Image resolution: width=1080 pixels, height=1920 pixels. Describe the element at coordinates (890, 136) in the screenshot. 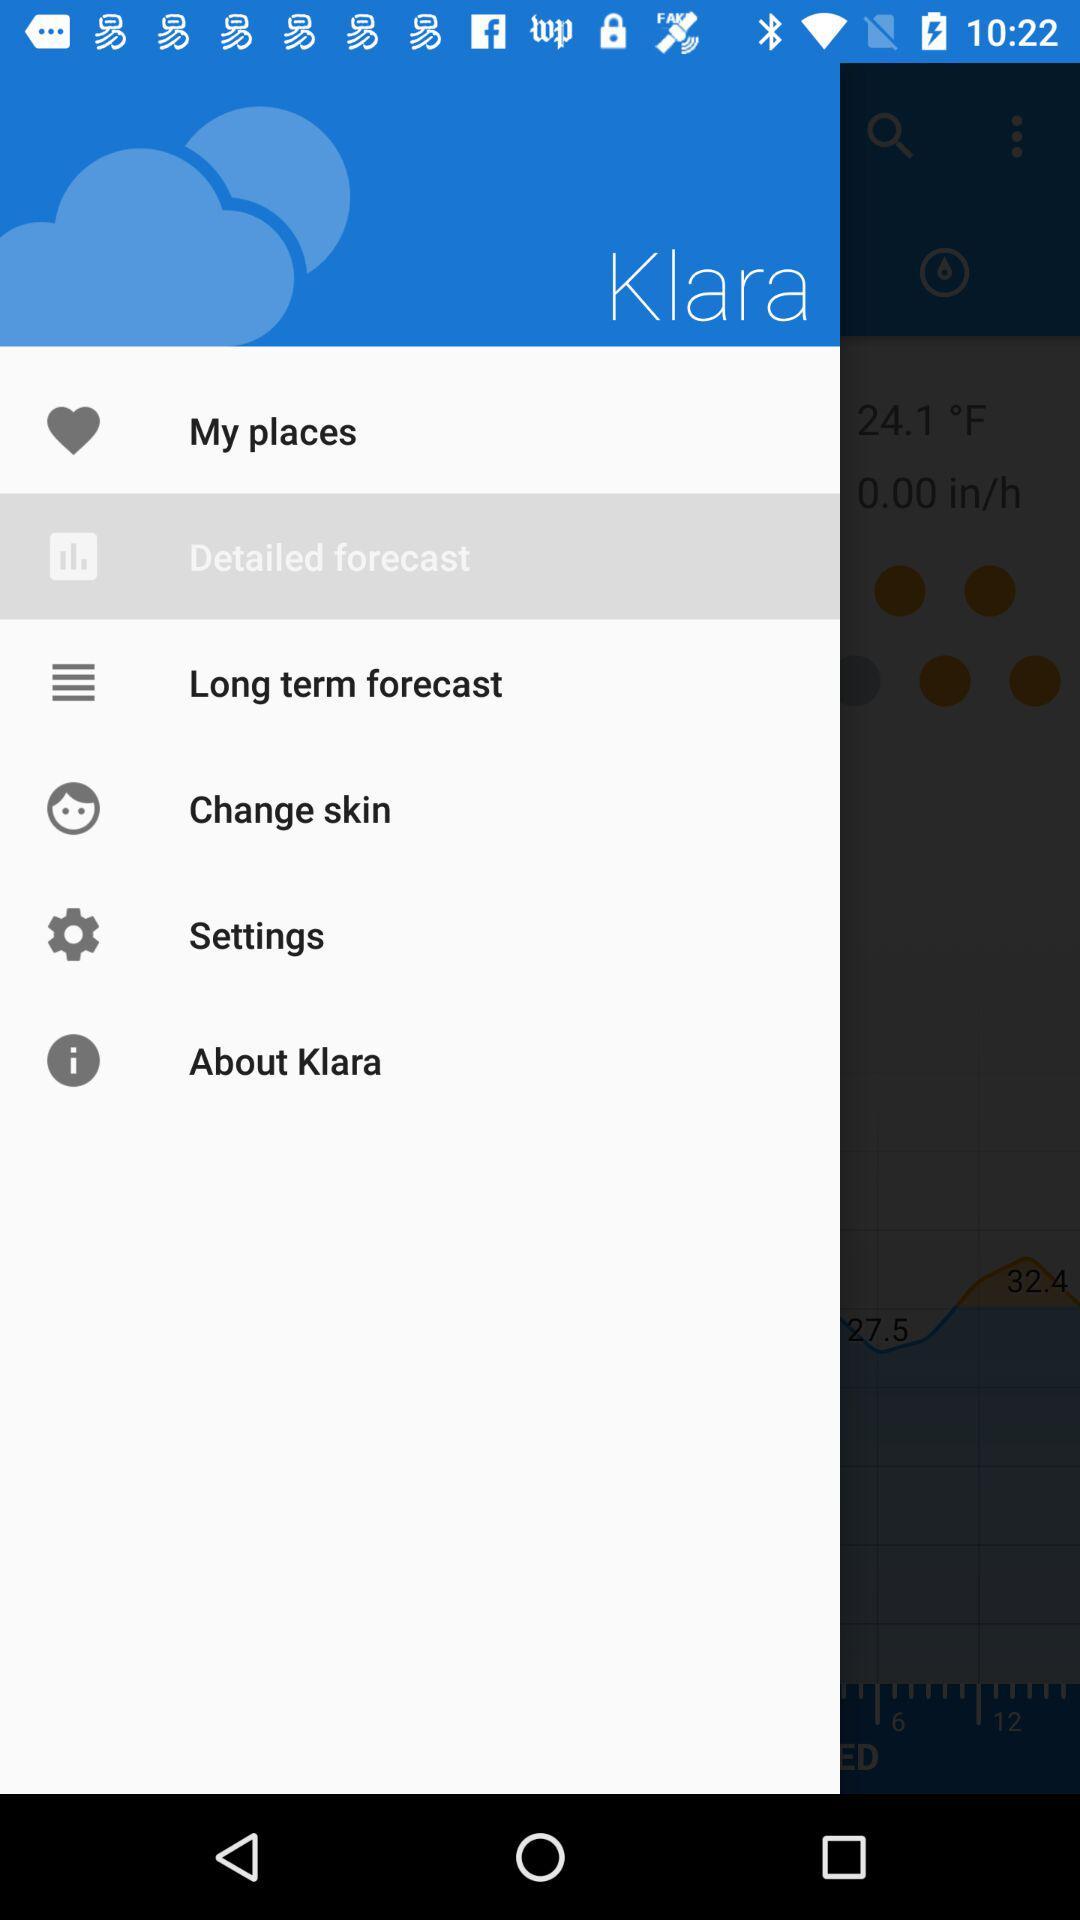

I see `the search icon which is before the menu icon on the top right corner` at that location.